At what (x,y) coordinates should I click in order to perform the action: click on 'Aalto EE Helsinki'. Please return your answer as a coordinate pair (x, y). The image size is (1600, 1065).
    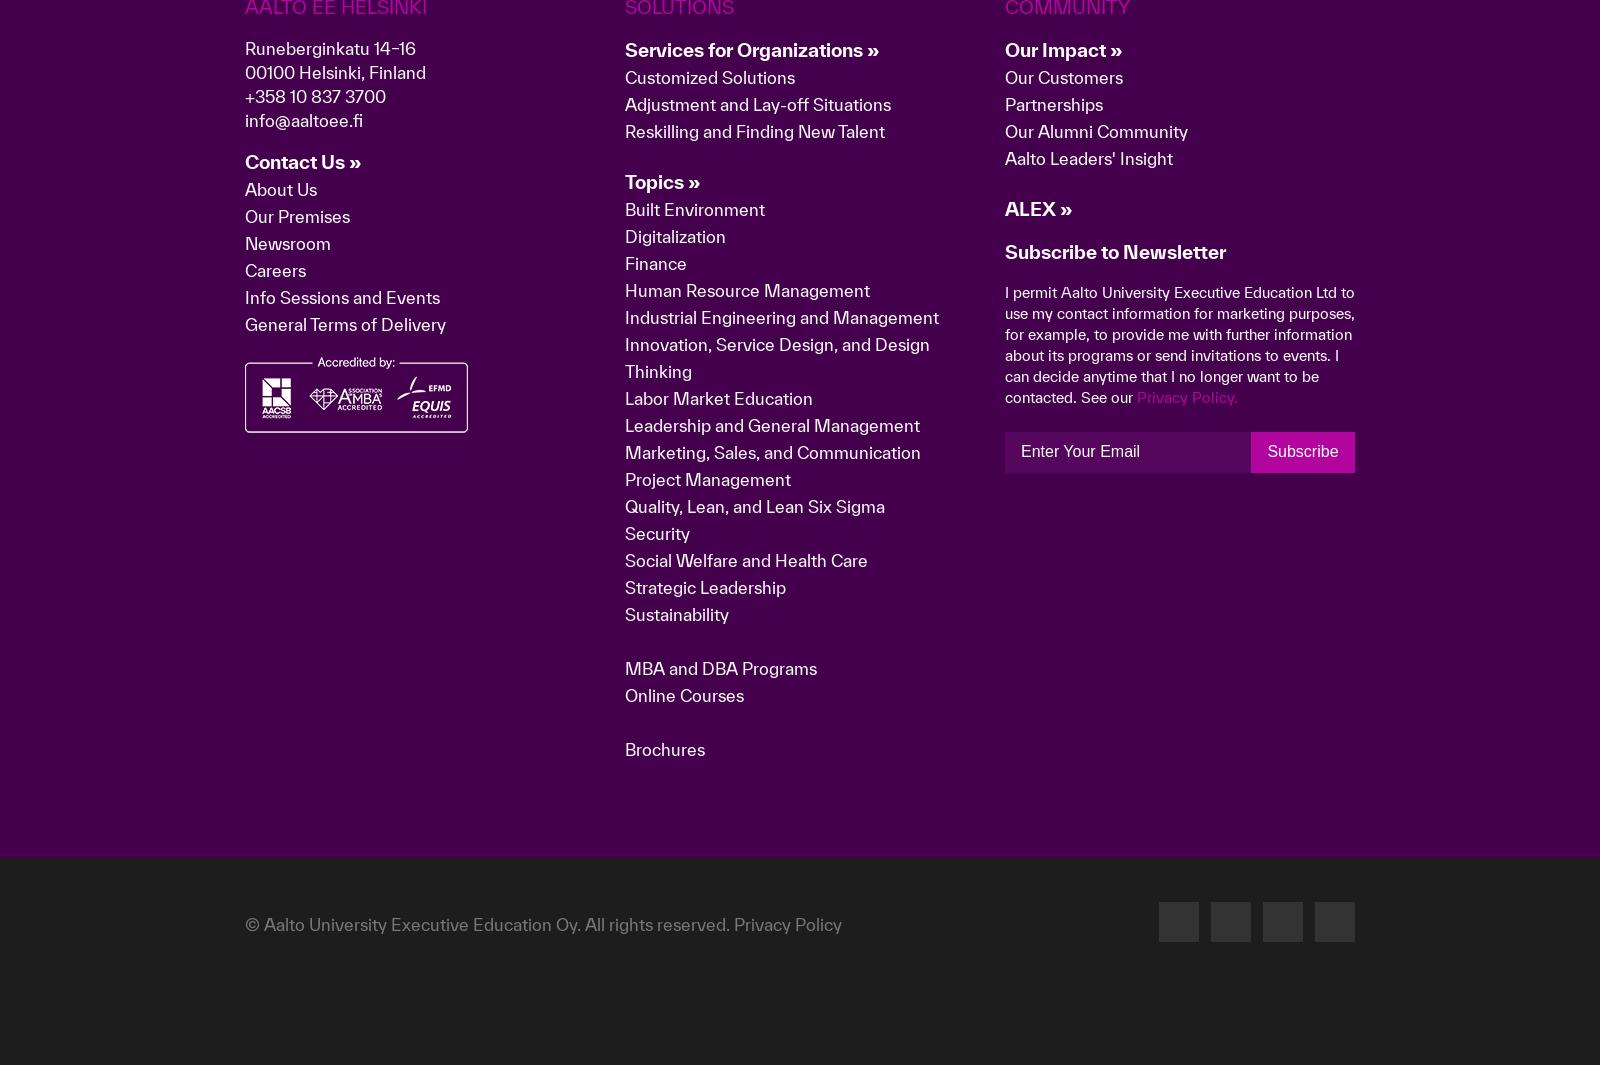
    Looking at the image, I should click on (336, 320).